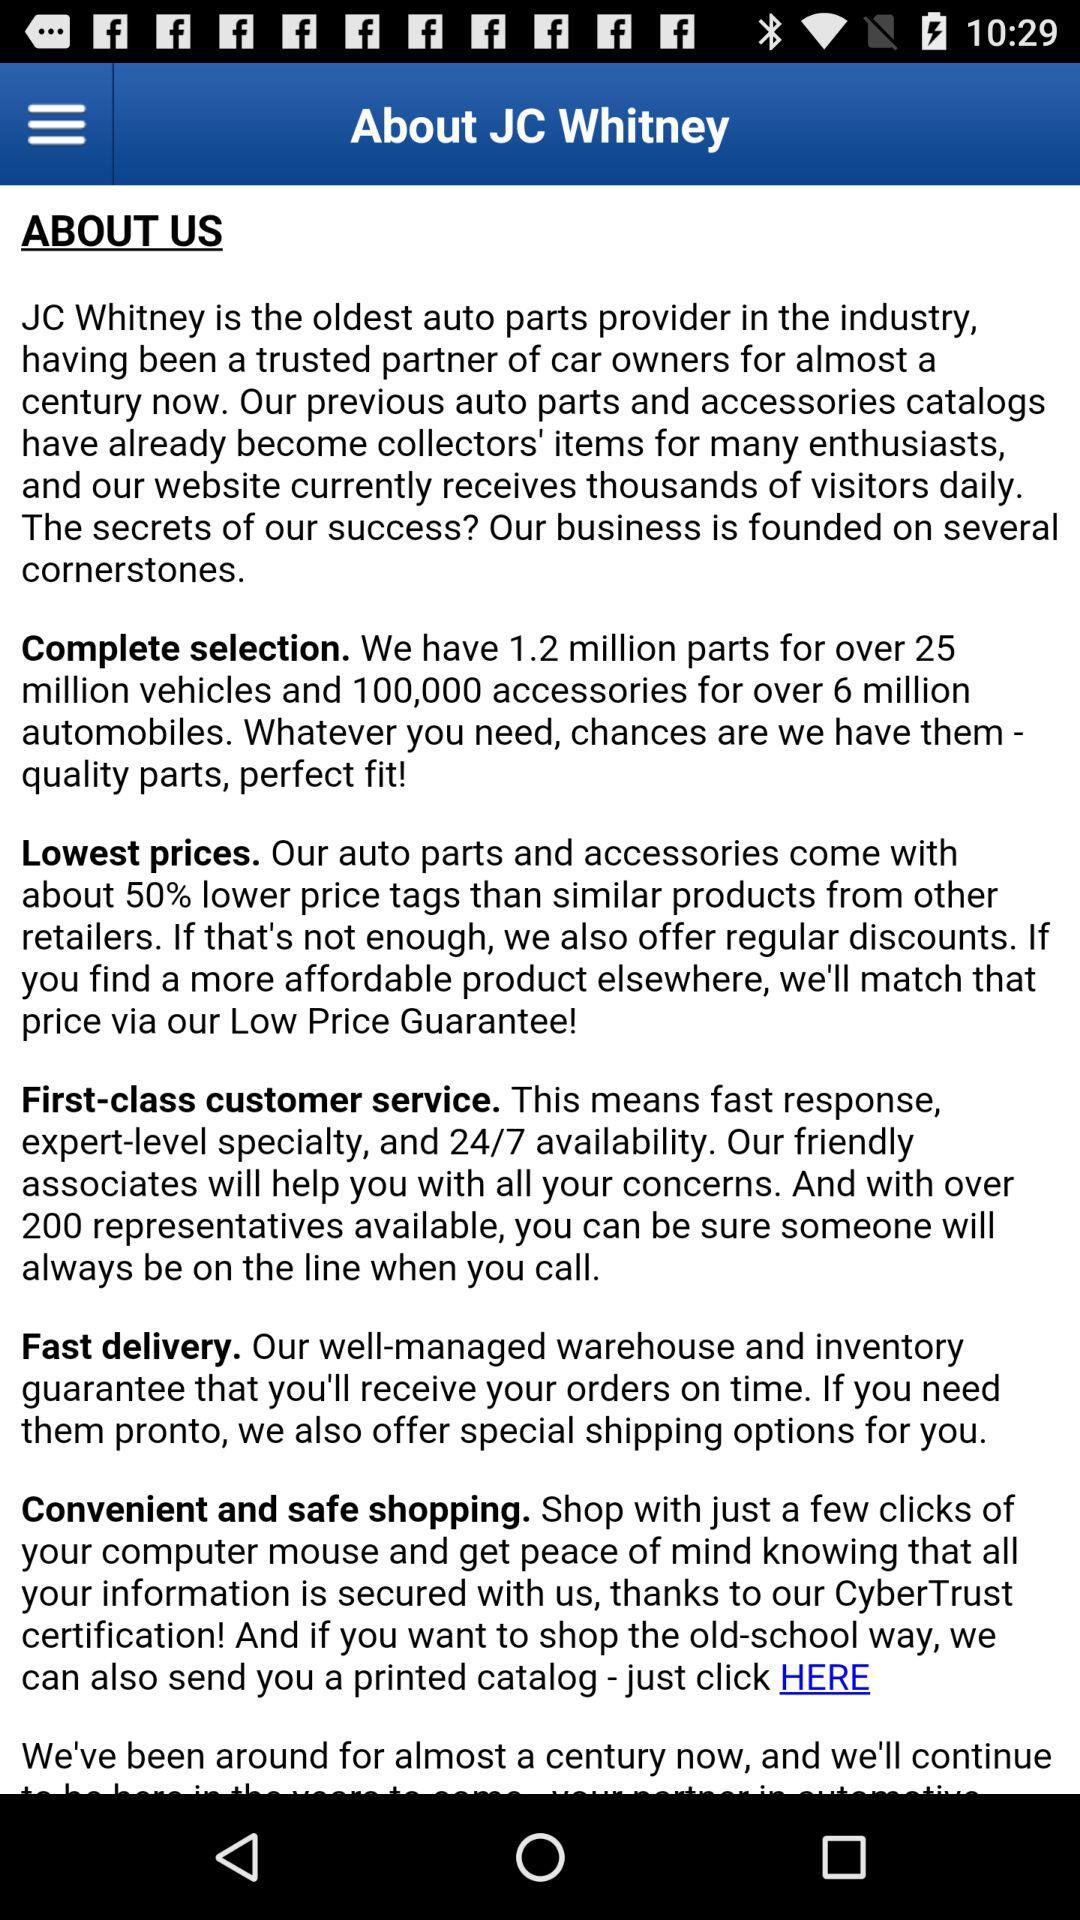 This screenshot has height=1920, width=1080. Describe the element at coordinates (540, 989) in the screenshot. I see `about jc whitney` at that location.